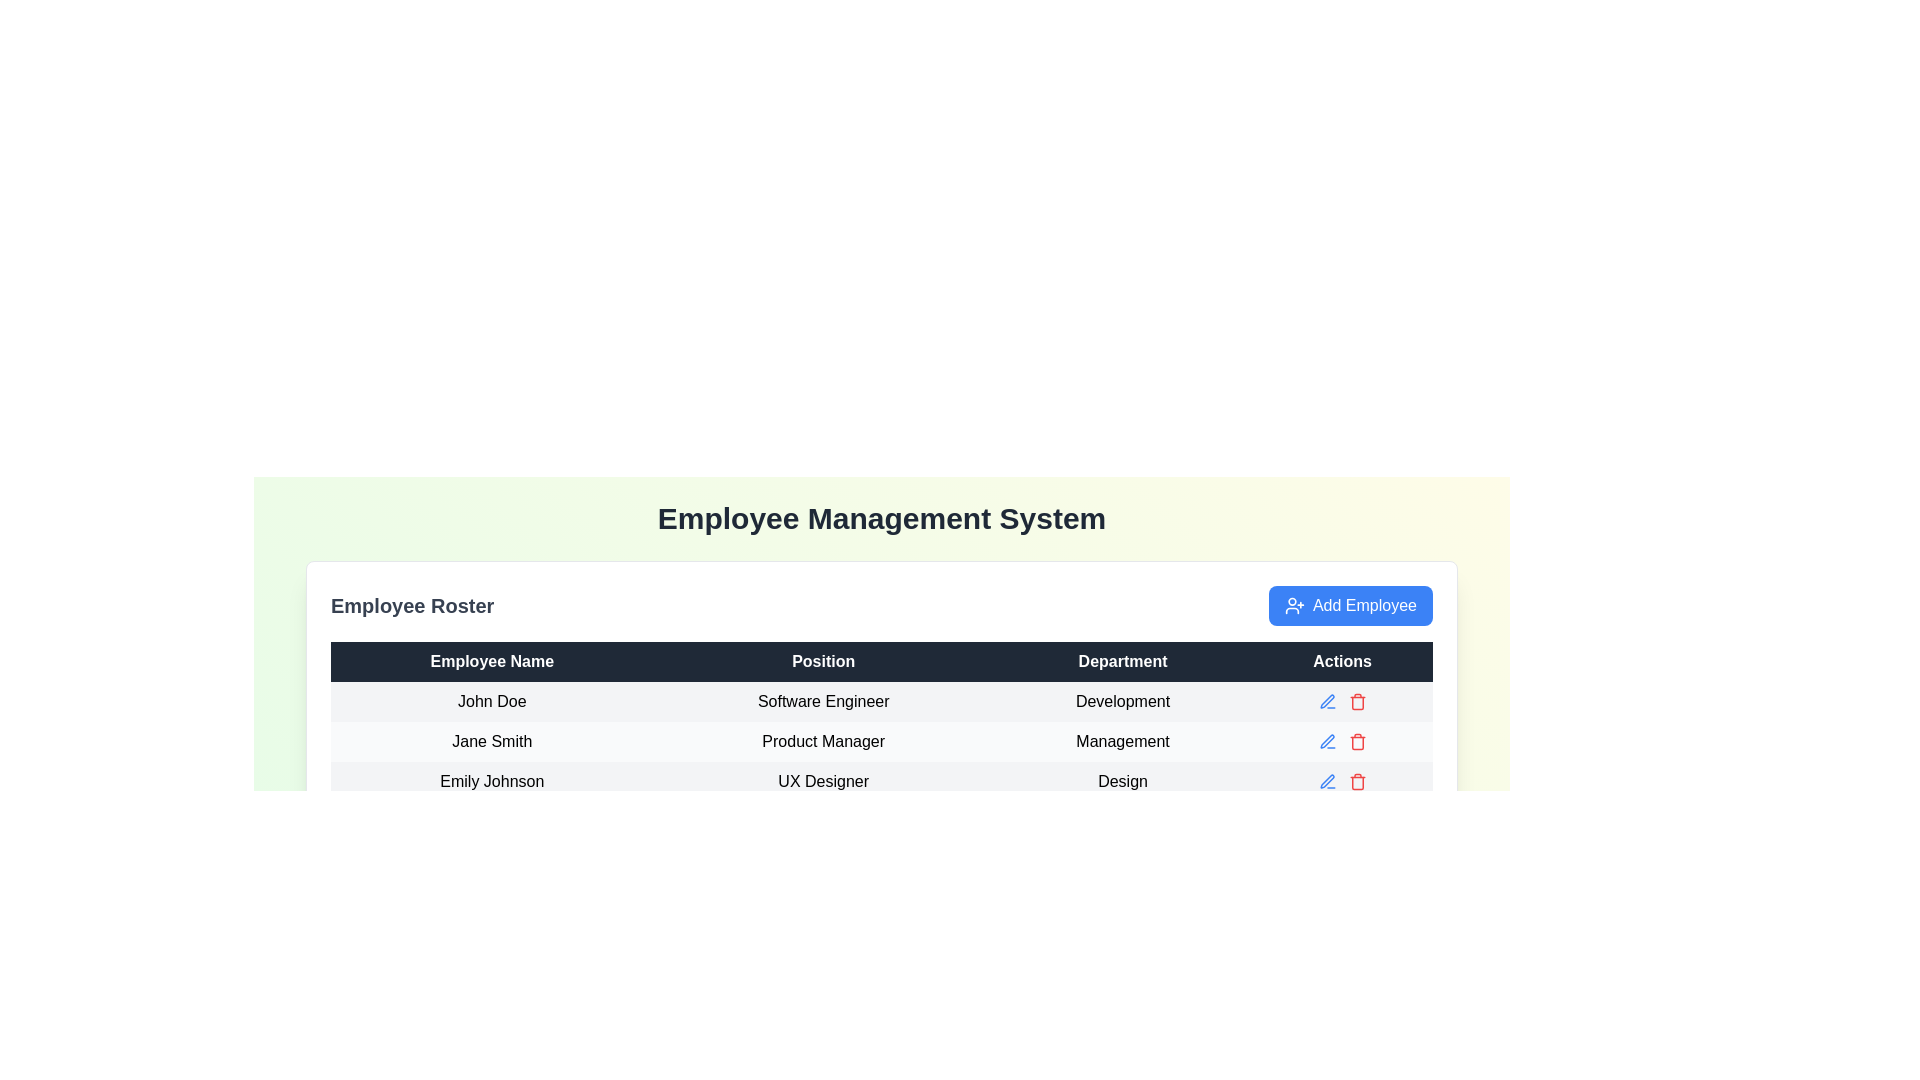 The width and height of the screenshot is (1920, 1080). Describe the element at coordinates (1342, 741) in the screenshot. I see `the edit icon in the actions column corresponding to Jane Smith's entry in the data table to modify the entry` at that location.